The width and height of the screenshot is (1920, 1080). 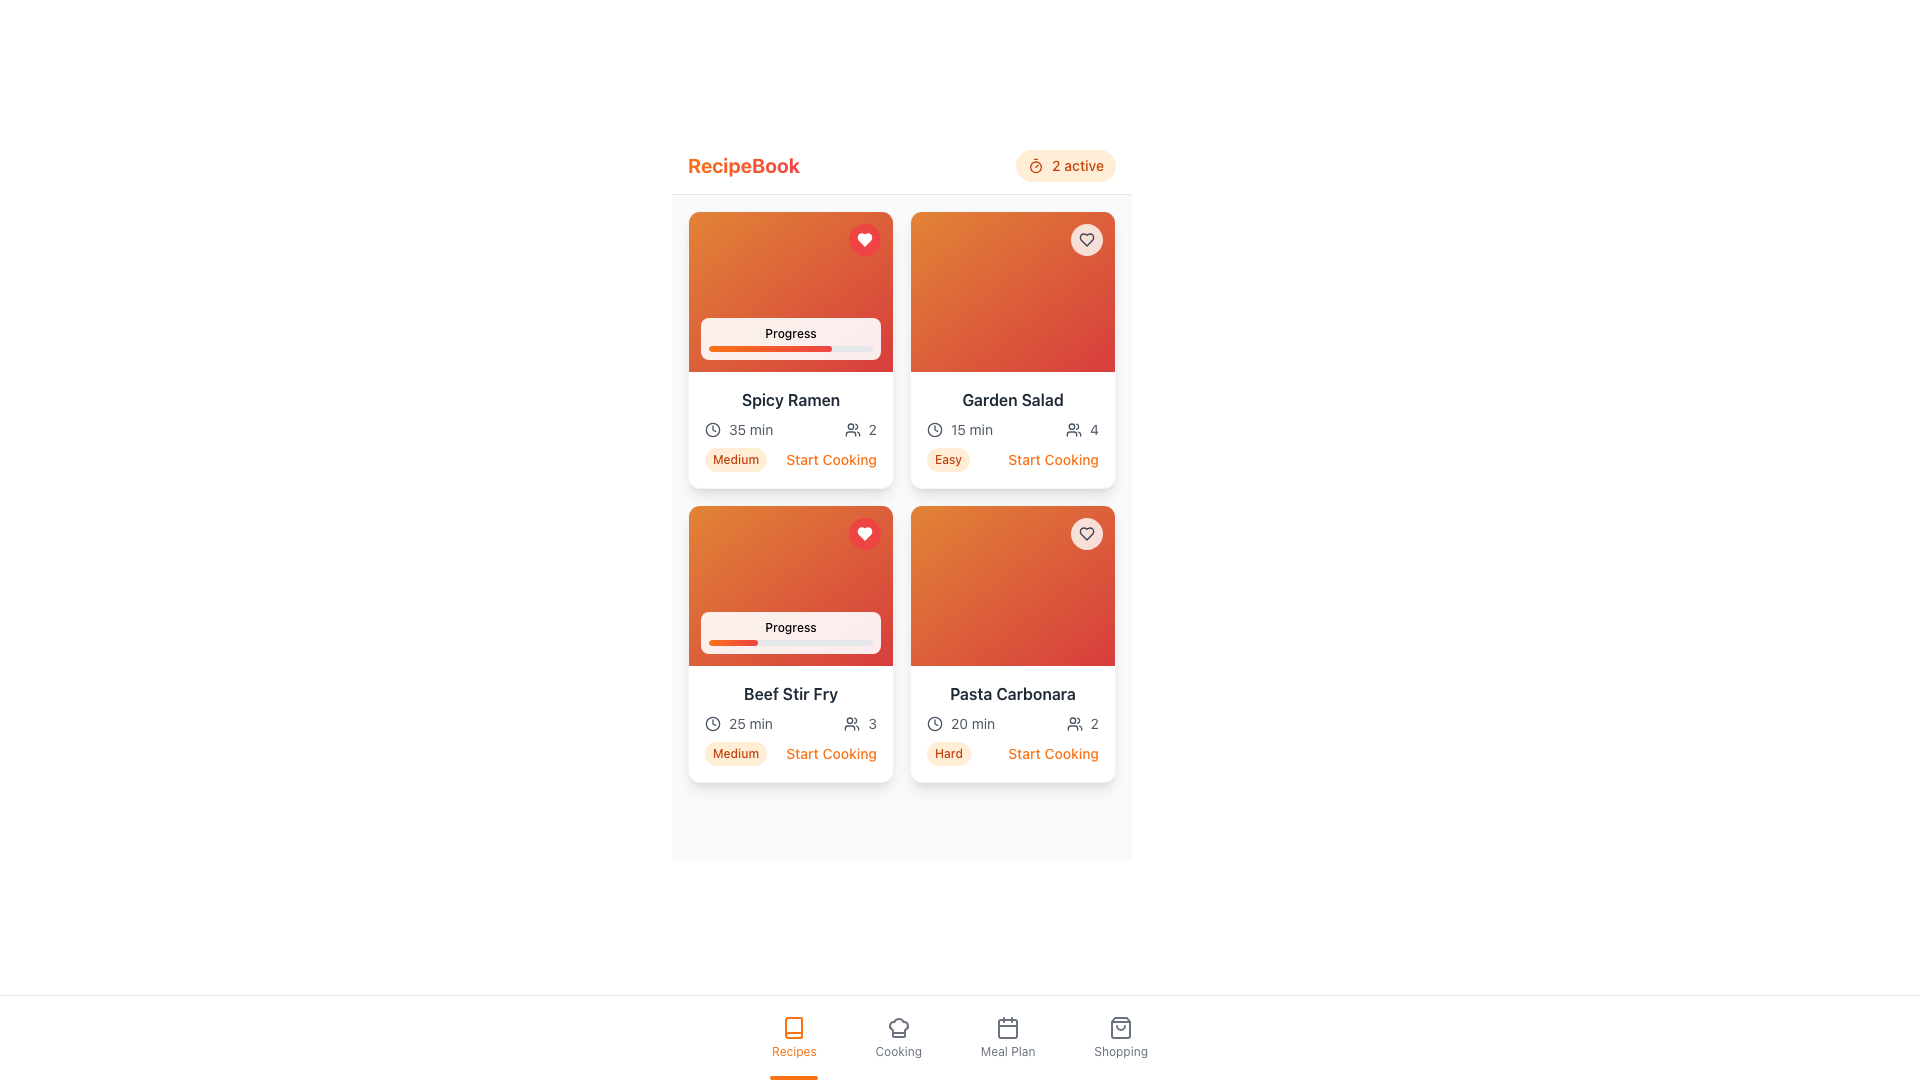 I want to click on the timer icon, which is a line drawing styled in orange, located at the start of the badge component labeled '2 active', near the title 'RecipeBook', so click(x=1036, y=164).